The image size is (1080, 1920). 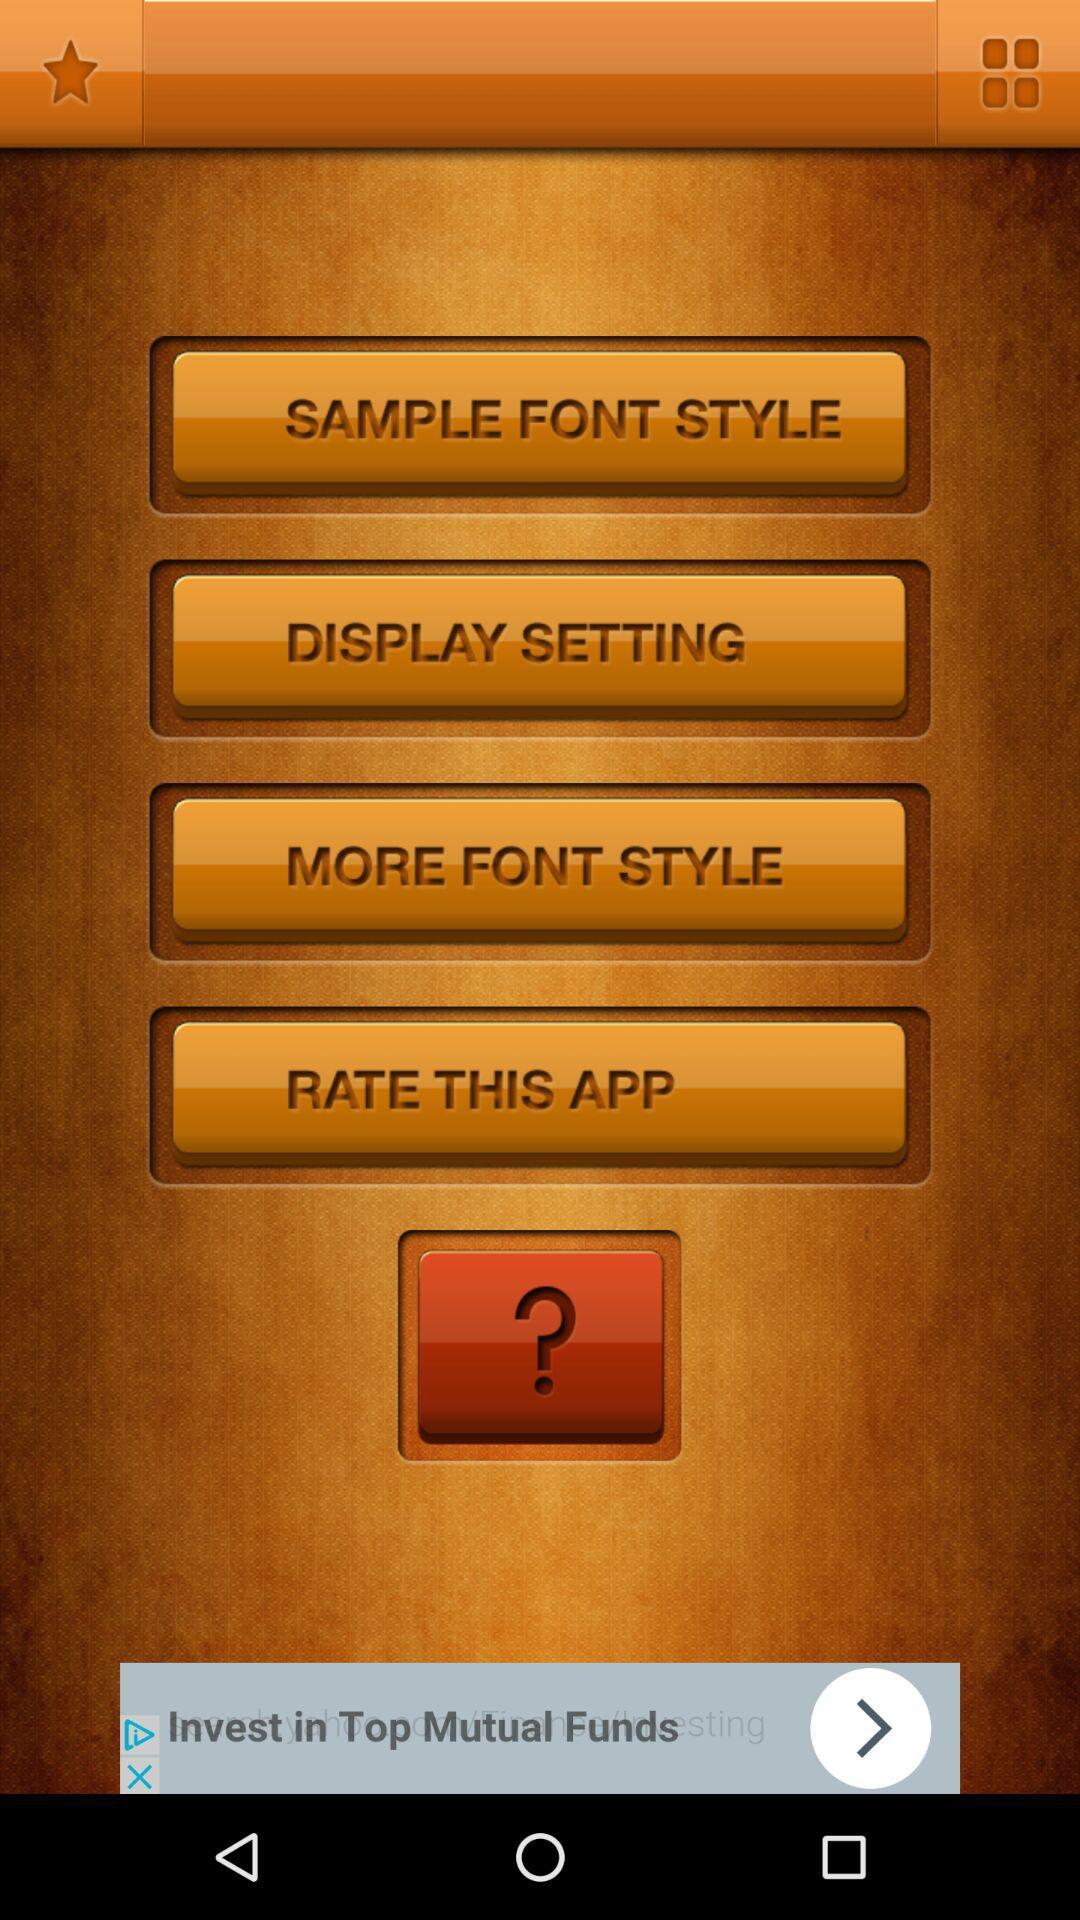 I want to click on question button, so click(x=538, y=1348).